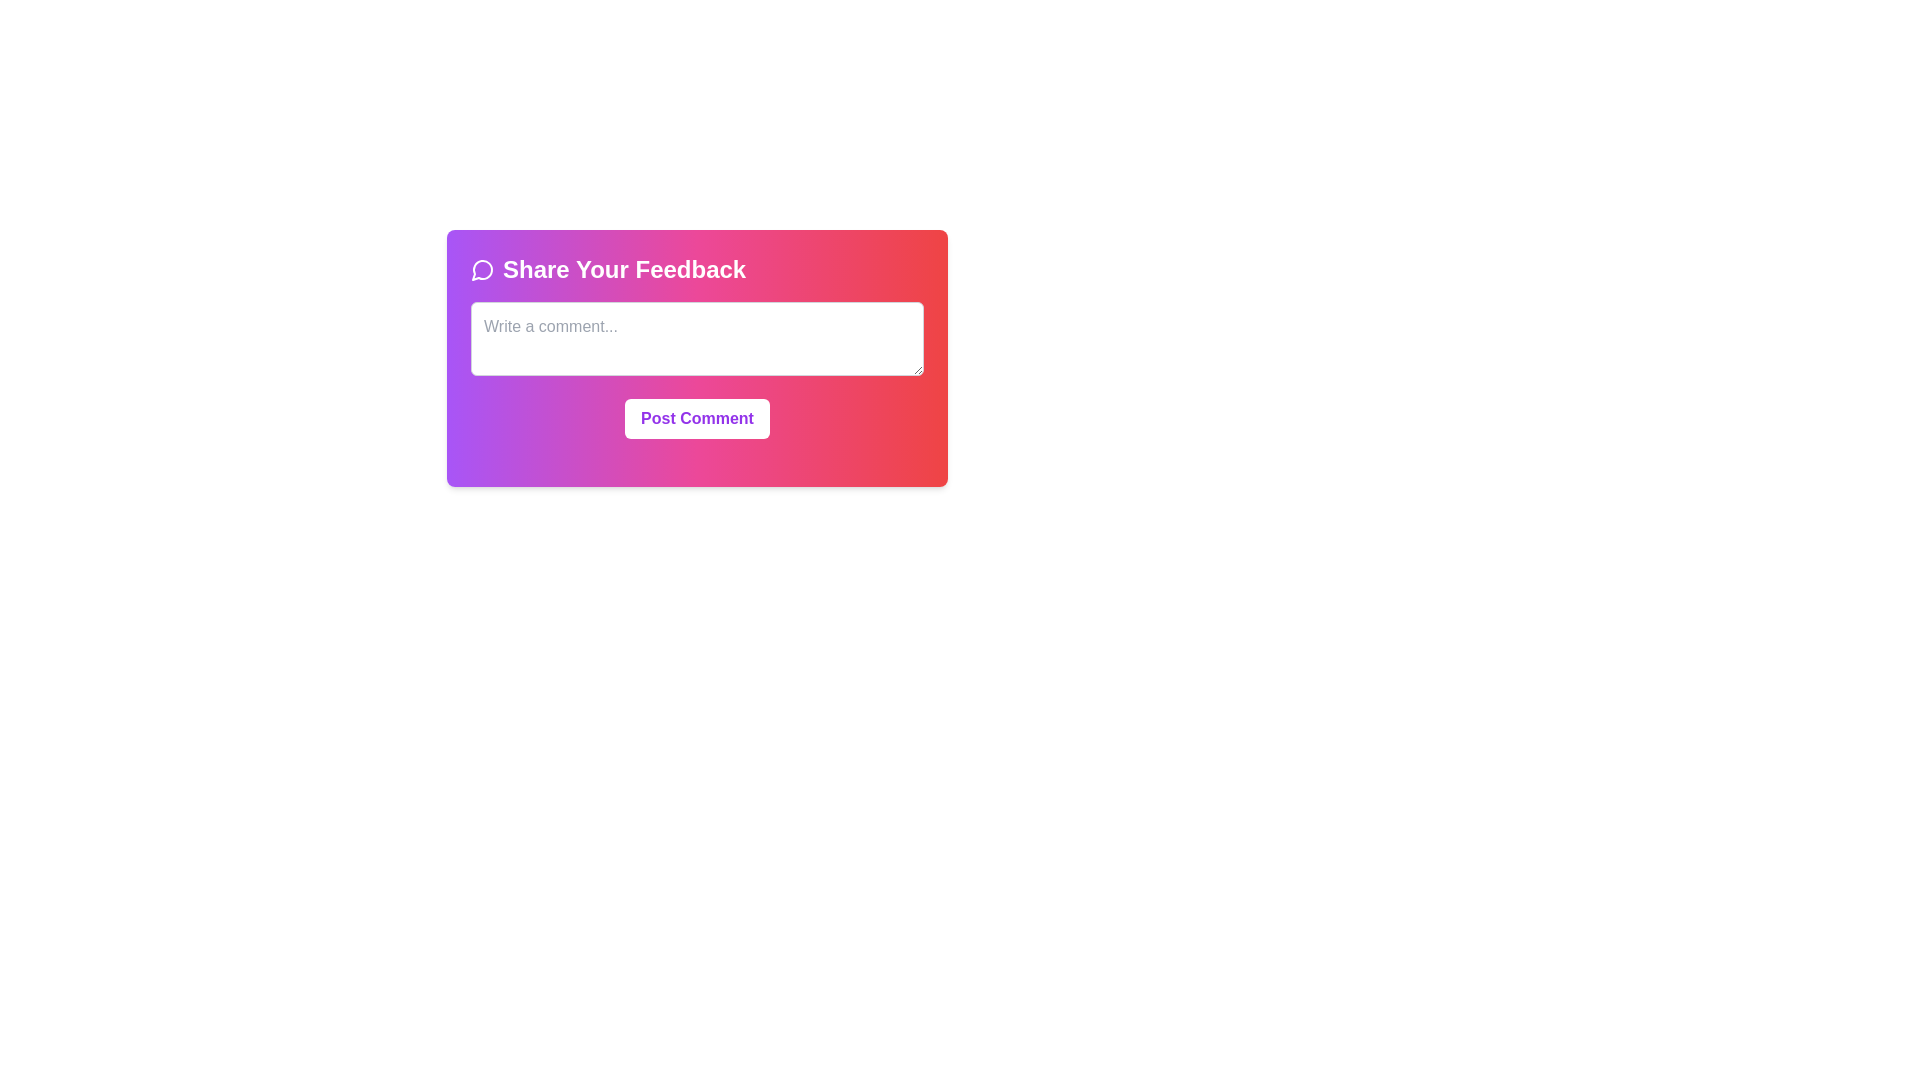  What do you see at coordinates (697, 357) in the screenshot?
I see `the input field of the Interactive feedback form with the placeholder text 'Write a comment...' for typing` at bounding box center [697, 357].